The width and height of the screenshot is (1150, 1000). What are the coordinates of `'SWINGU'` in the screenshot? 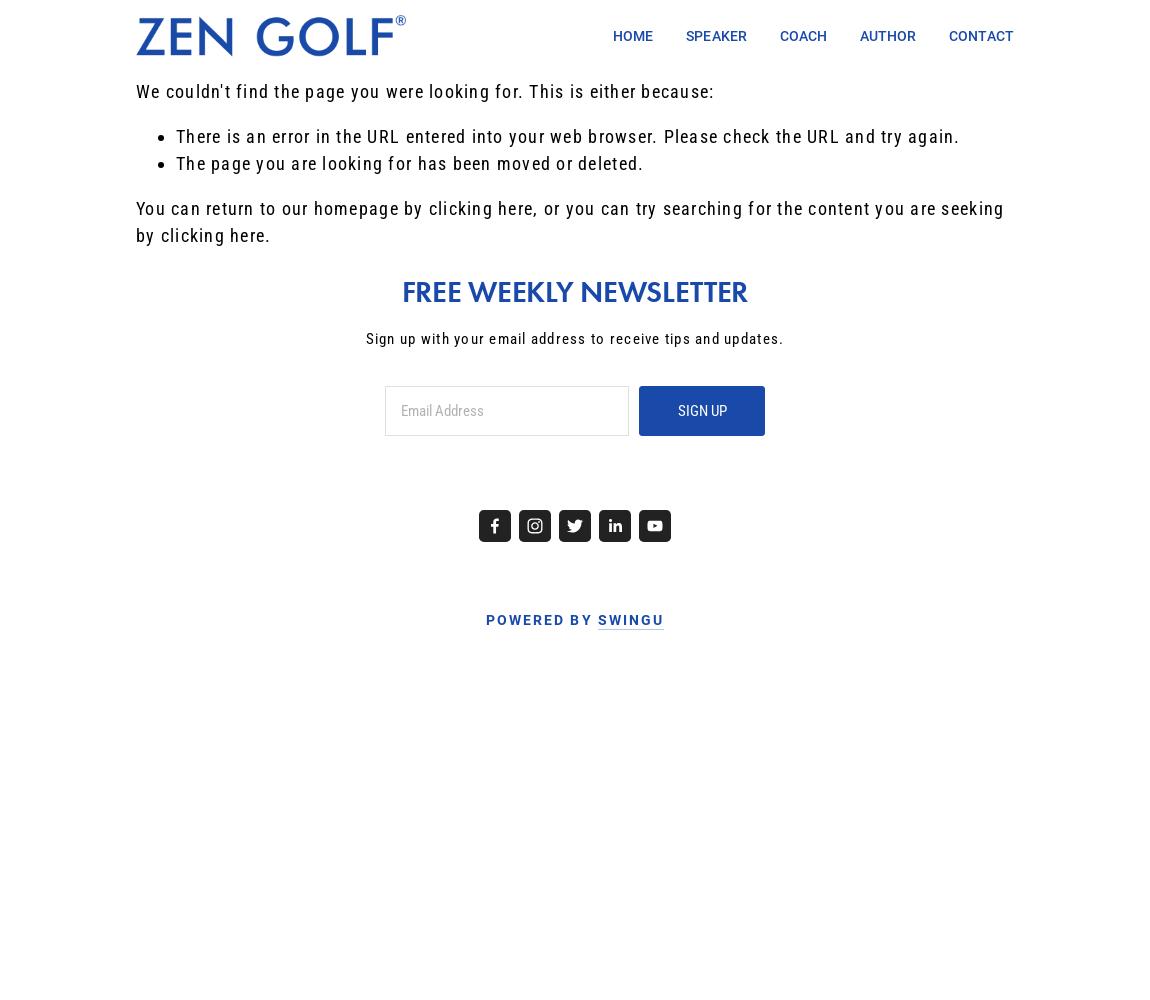 It's located at (629, 619).